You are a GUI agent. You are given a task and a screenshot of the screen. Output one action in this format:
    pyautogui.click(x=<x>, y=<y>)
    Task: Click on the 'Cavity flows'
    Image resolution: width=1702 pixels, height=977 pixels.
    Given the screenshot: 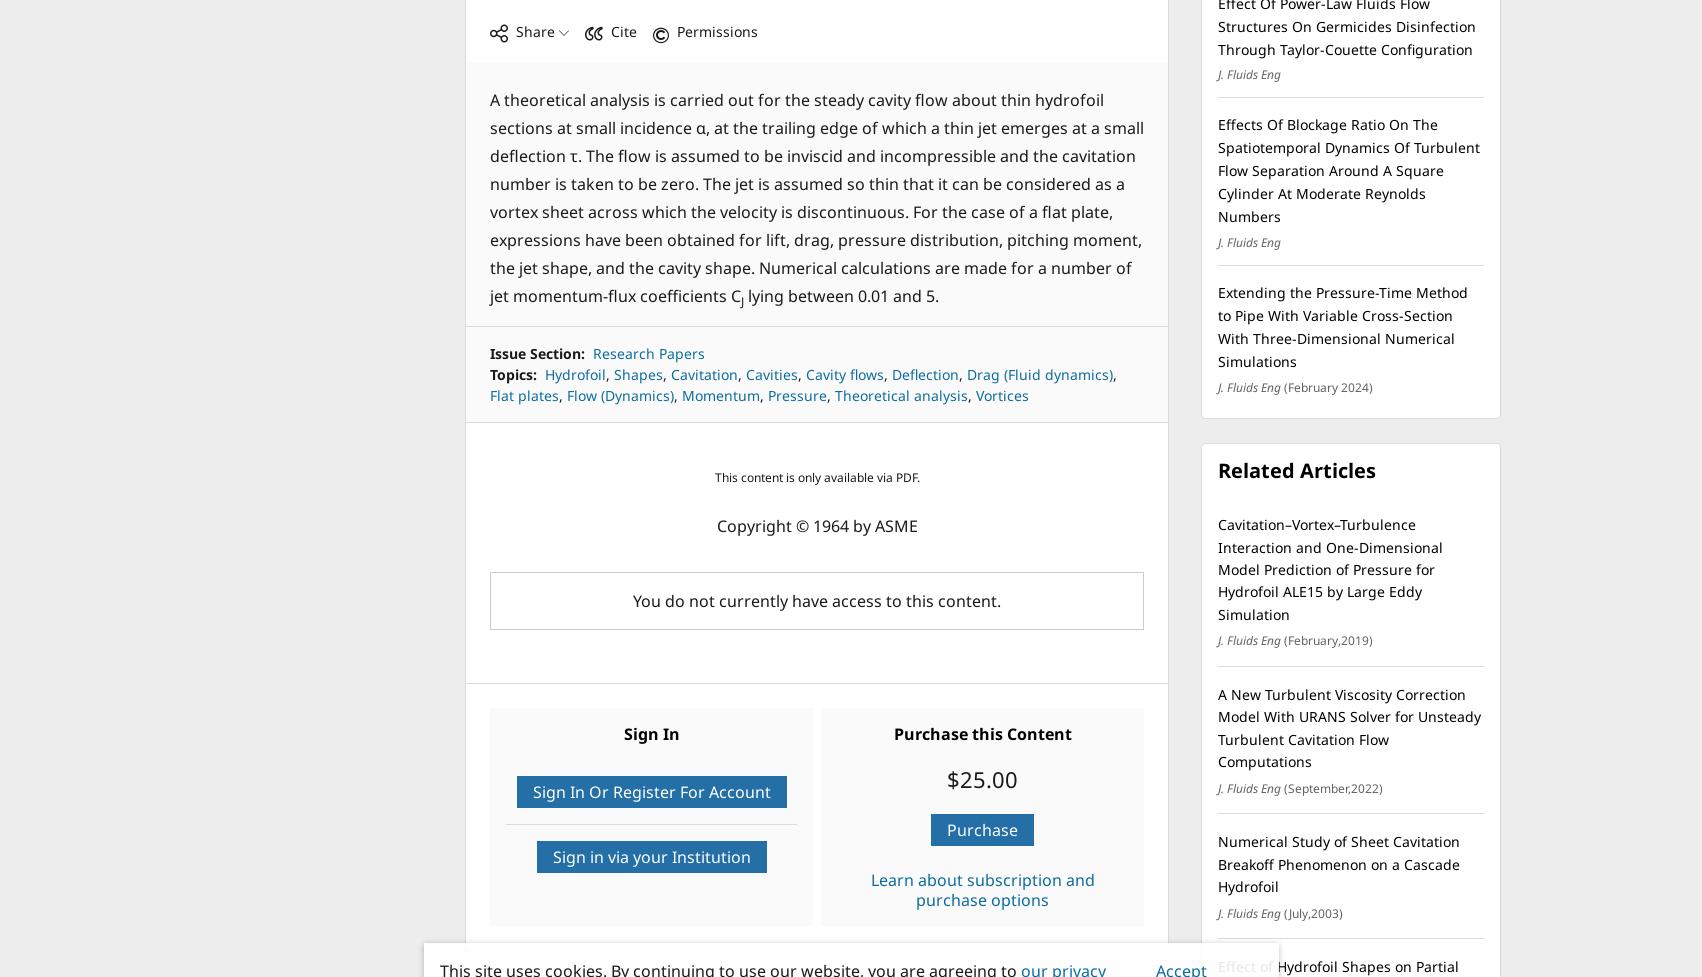 What is the action you would take?
    pyautogui.click(x=805, y=373)
    